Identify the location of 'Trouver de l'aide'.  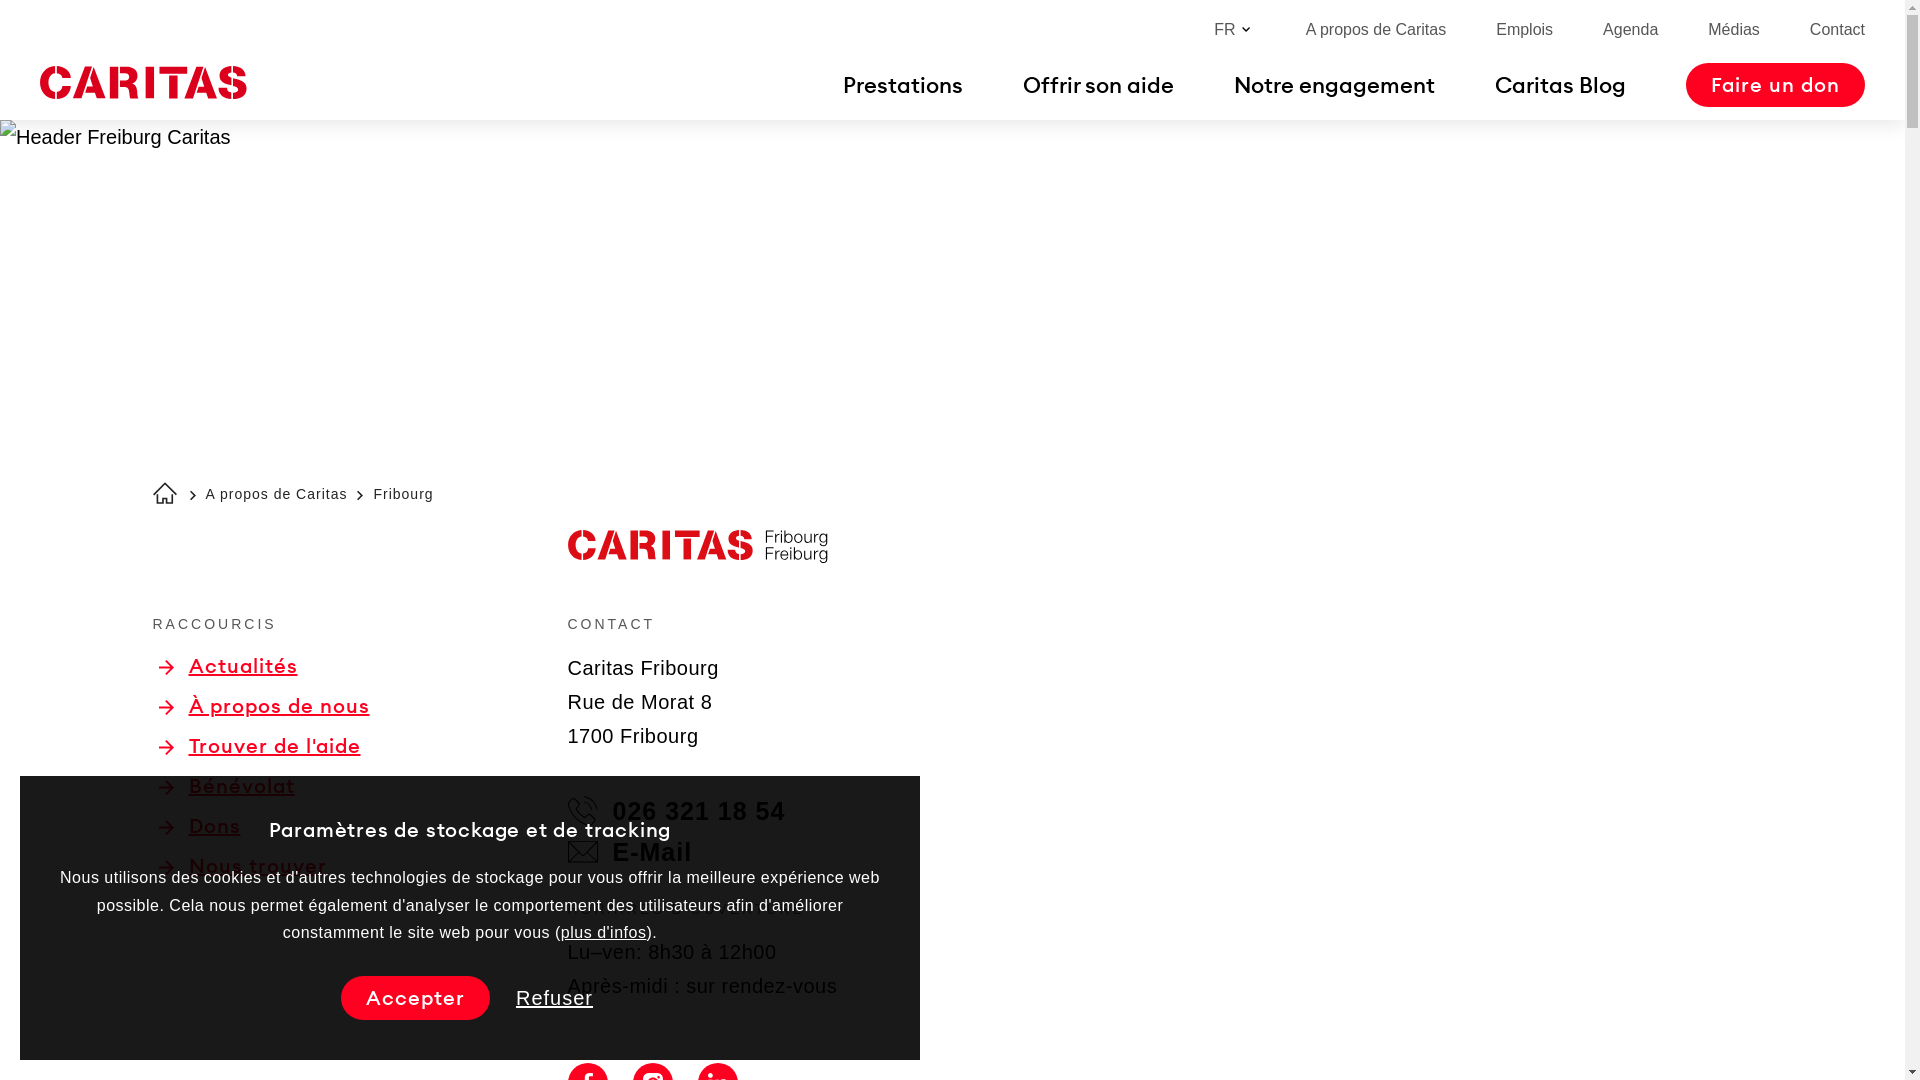
(258, 745).